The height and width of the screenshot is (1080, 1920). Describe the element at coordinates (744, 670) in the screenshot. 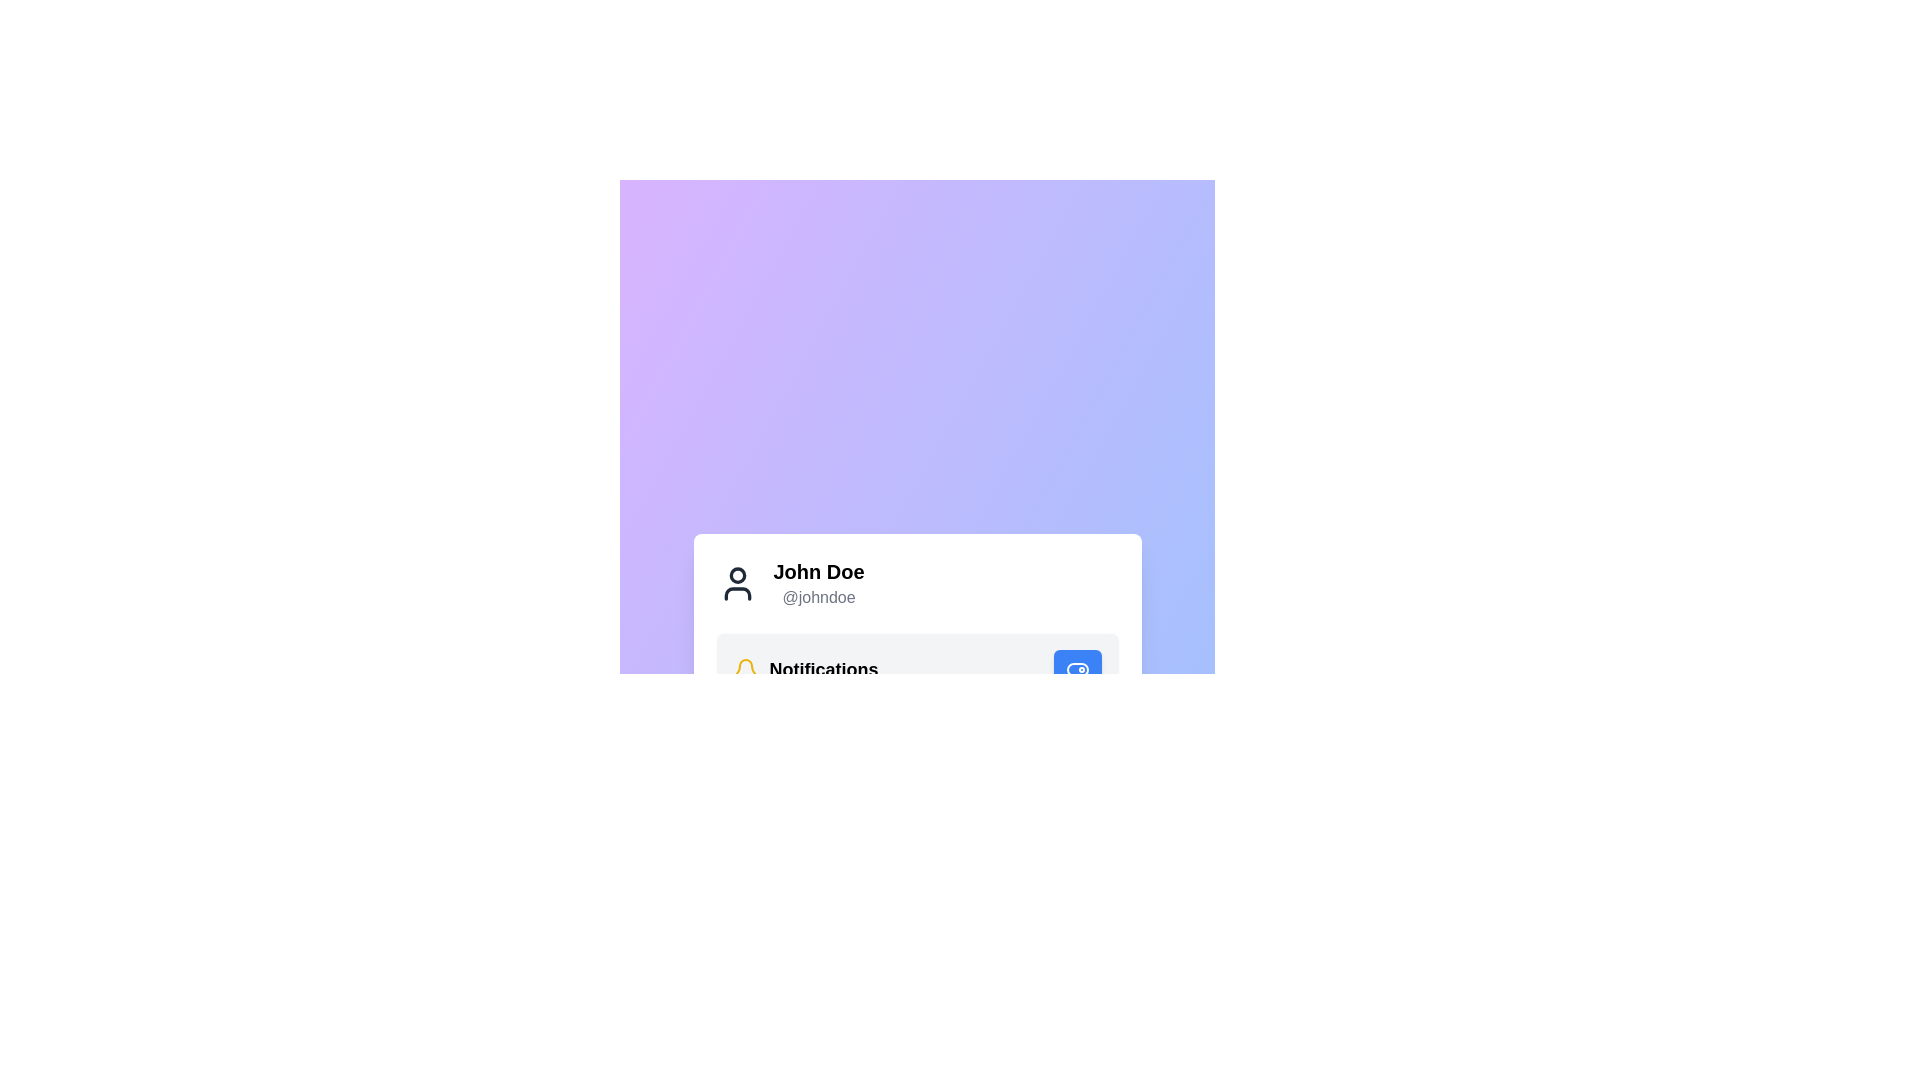

I see `the appearance of the vivid yellow bell-shaped icon for notifications, located to the left of the 'Notifications' text label` at that location.